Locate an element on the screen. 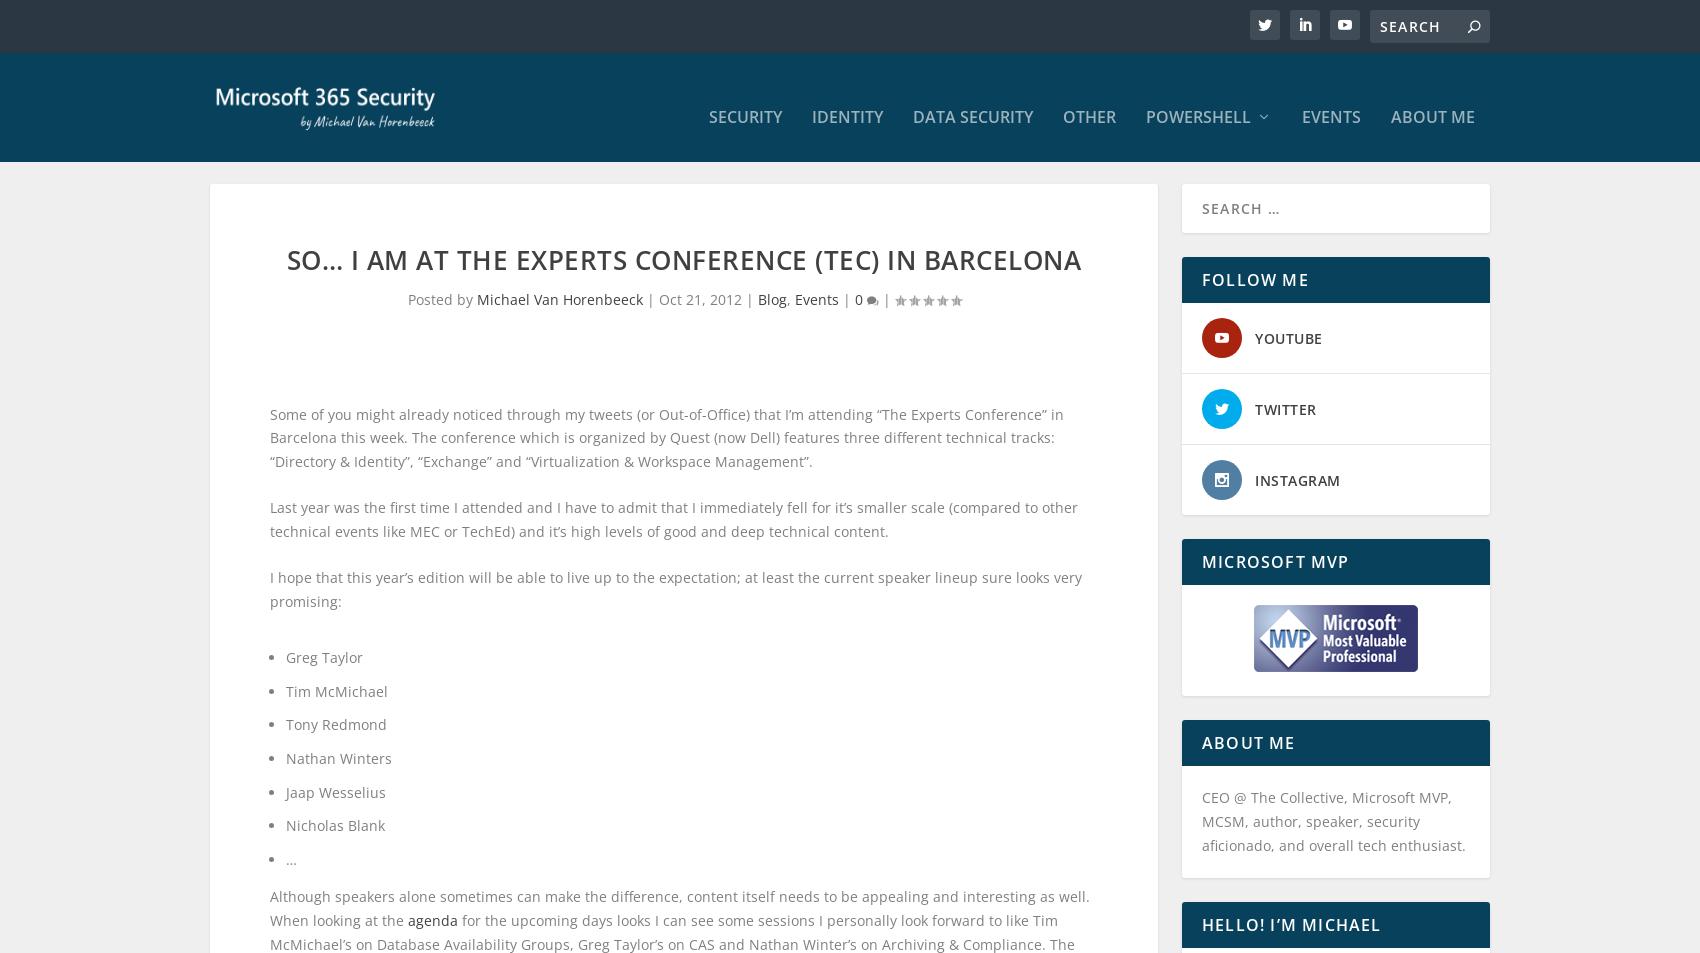 Image resolution: width=1700 pixels, height=953 pixels. 'Exchange Server Component States' is located at coordinates (1156, 592).